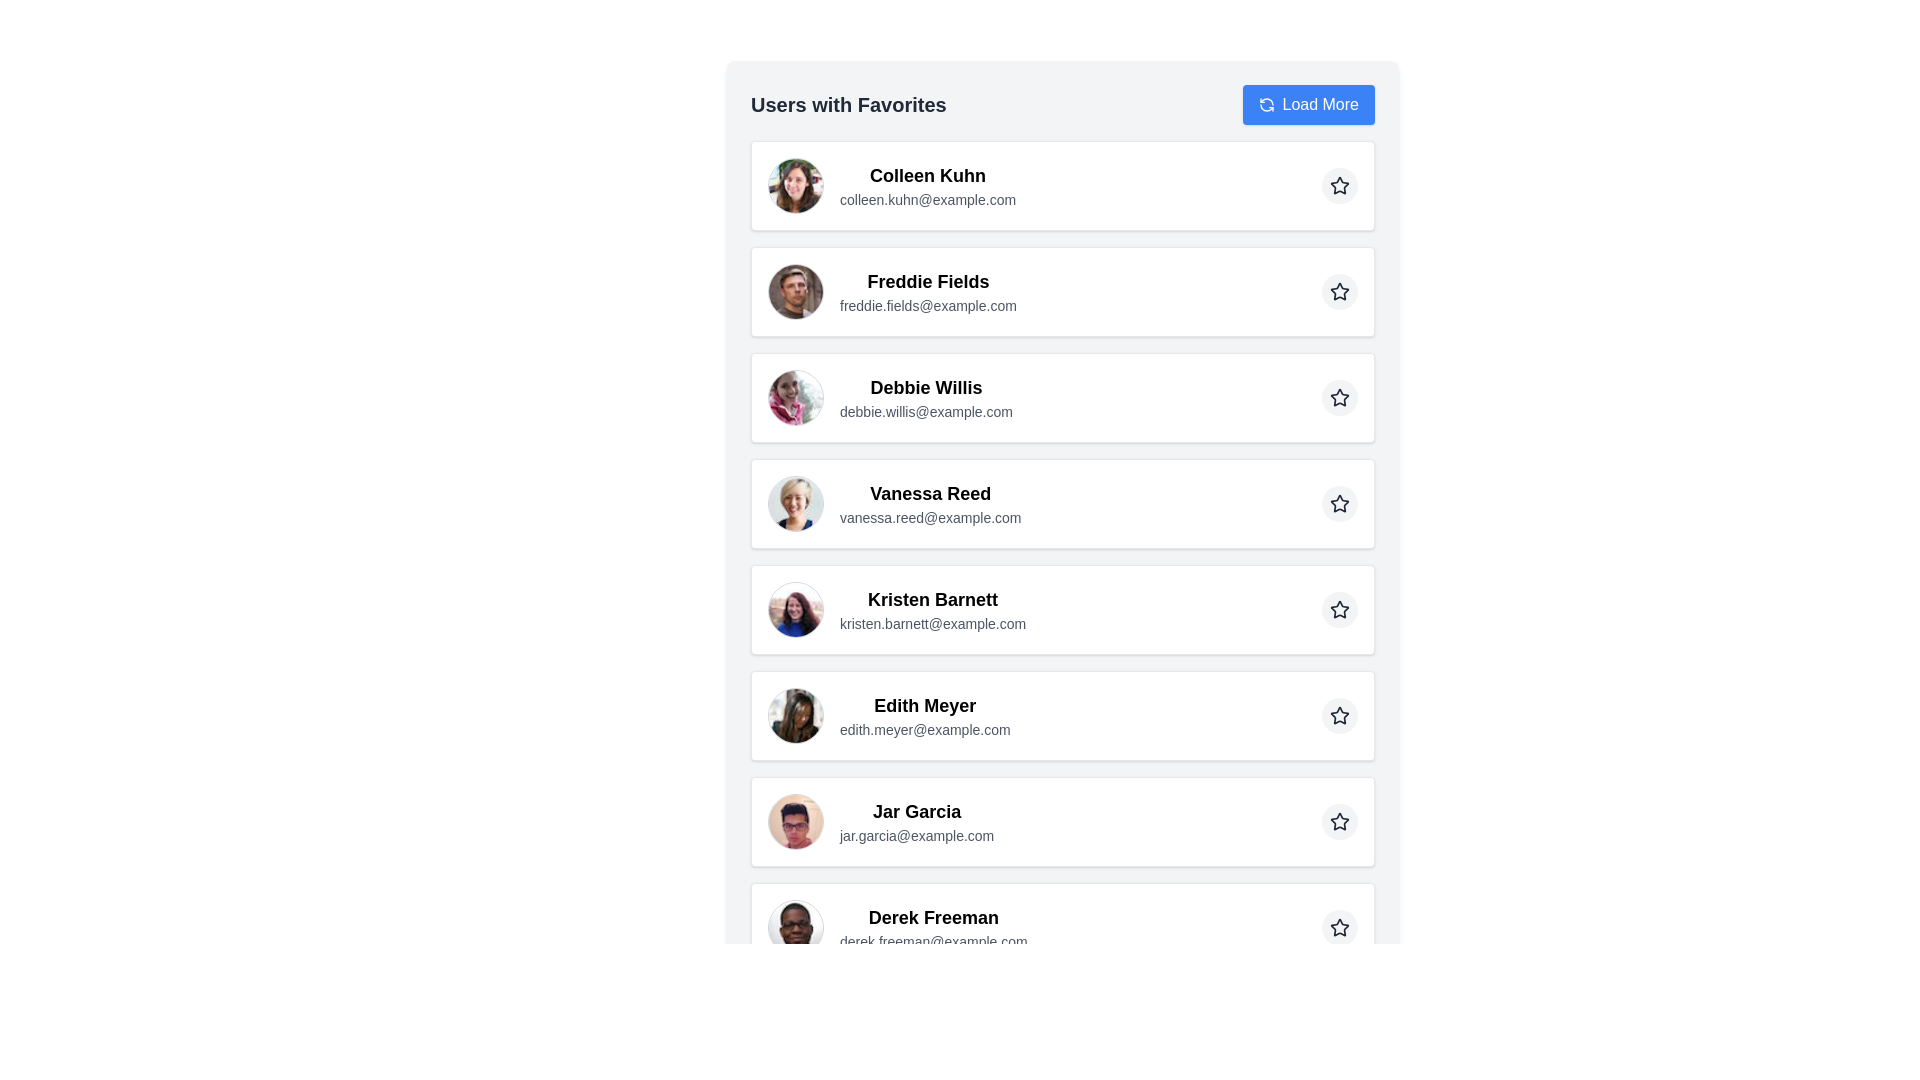  What do you see at coordinates (893, 503) in the screenshot?
I see `the Profile card that summarizes information about the user Vanessa Reed, located in the fourth row of the user list` at bounding box center [893, 503].